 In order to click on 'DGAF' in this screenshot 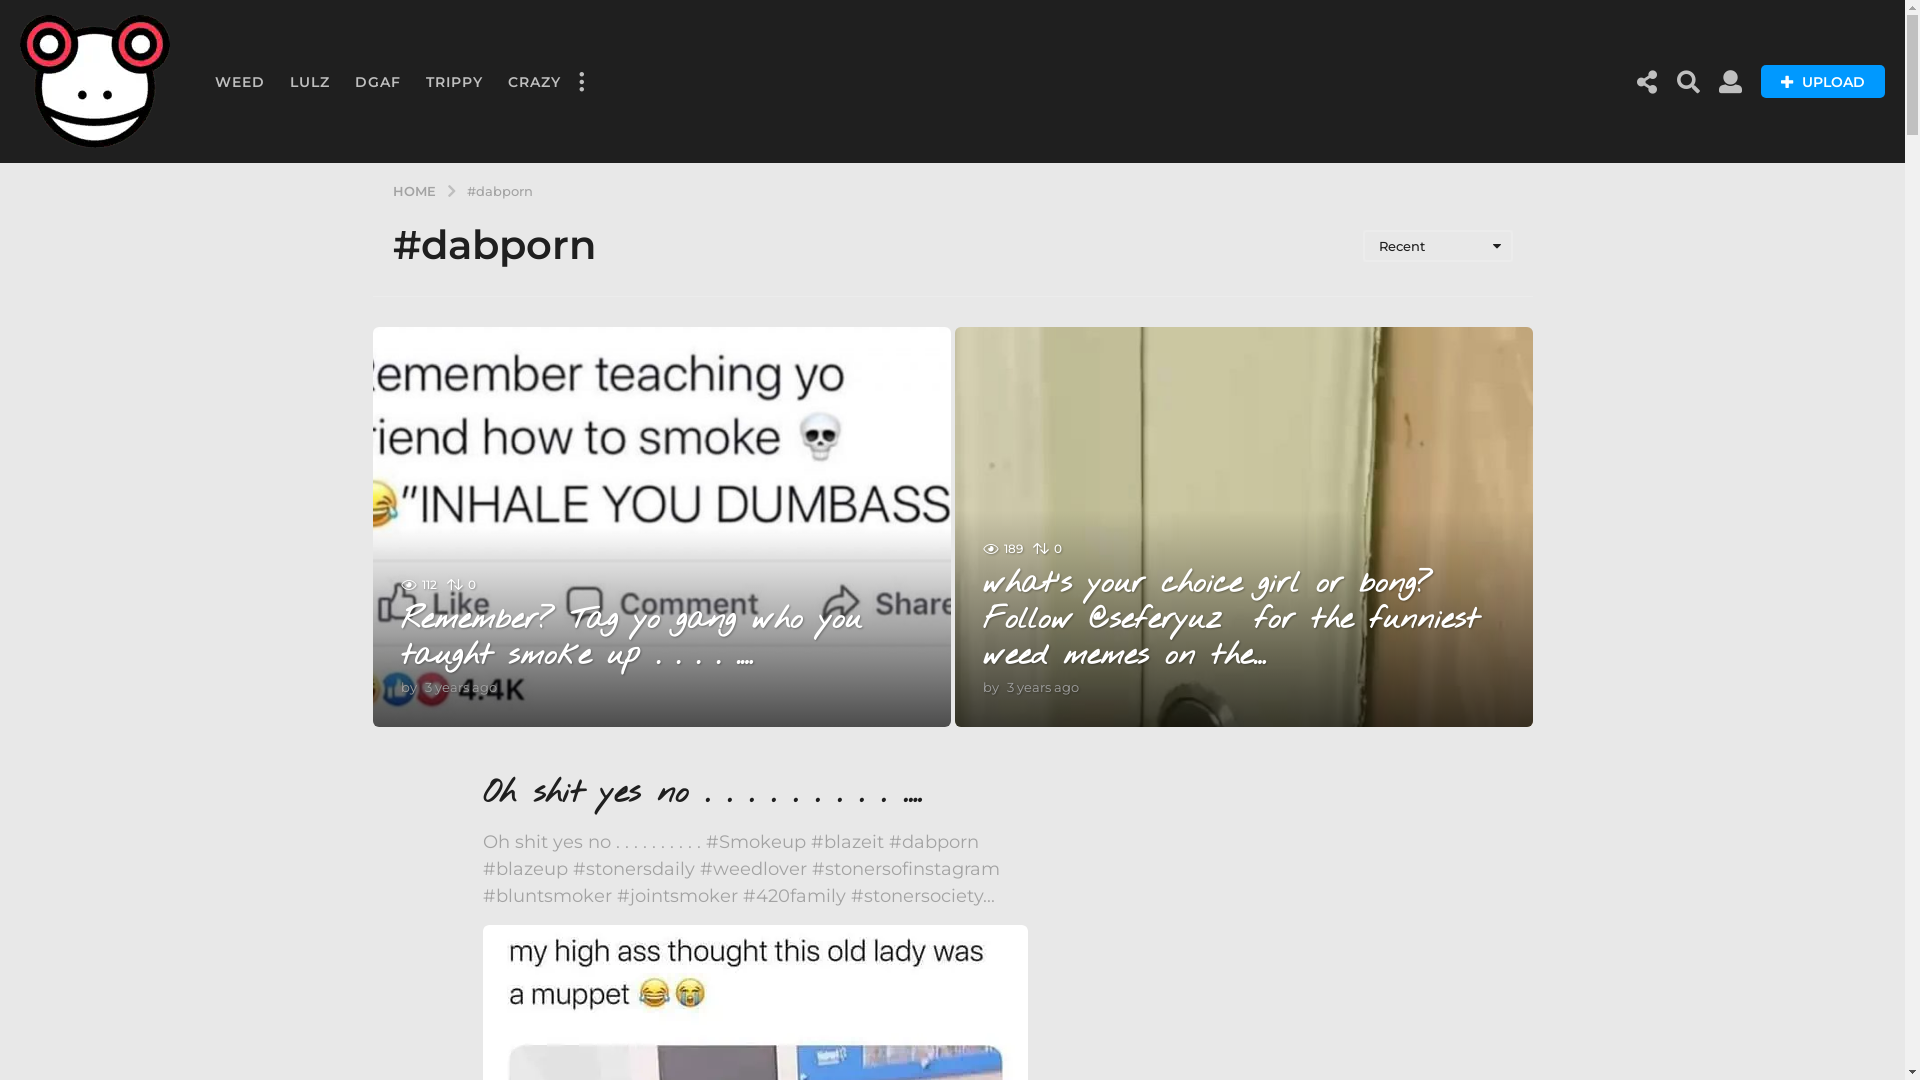, I will do `click(378, 80)`.